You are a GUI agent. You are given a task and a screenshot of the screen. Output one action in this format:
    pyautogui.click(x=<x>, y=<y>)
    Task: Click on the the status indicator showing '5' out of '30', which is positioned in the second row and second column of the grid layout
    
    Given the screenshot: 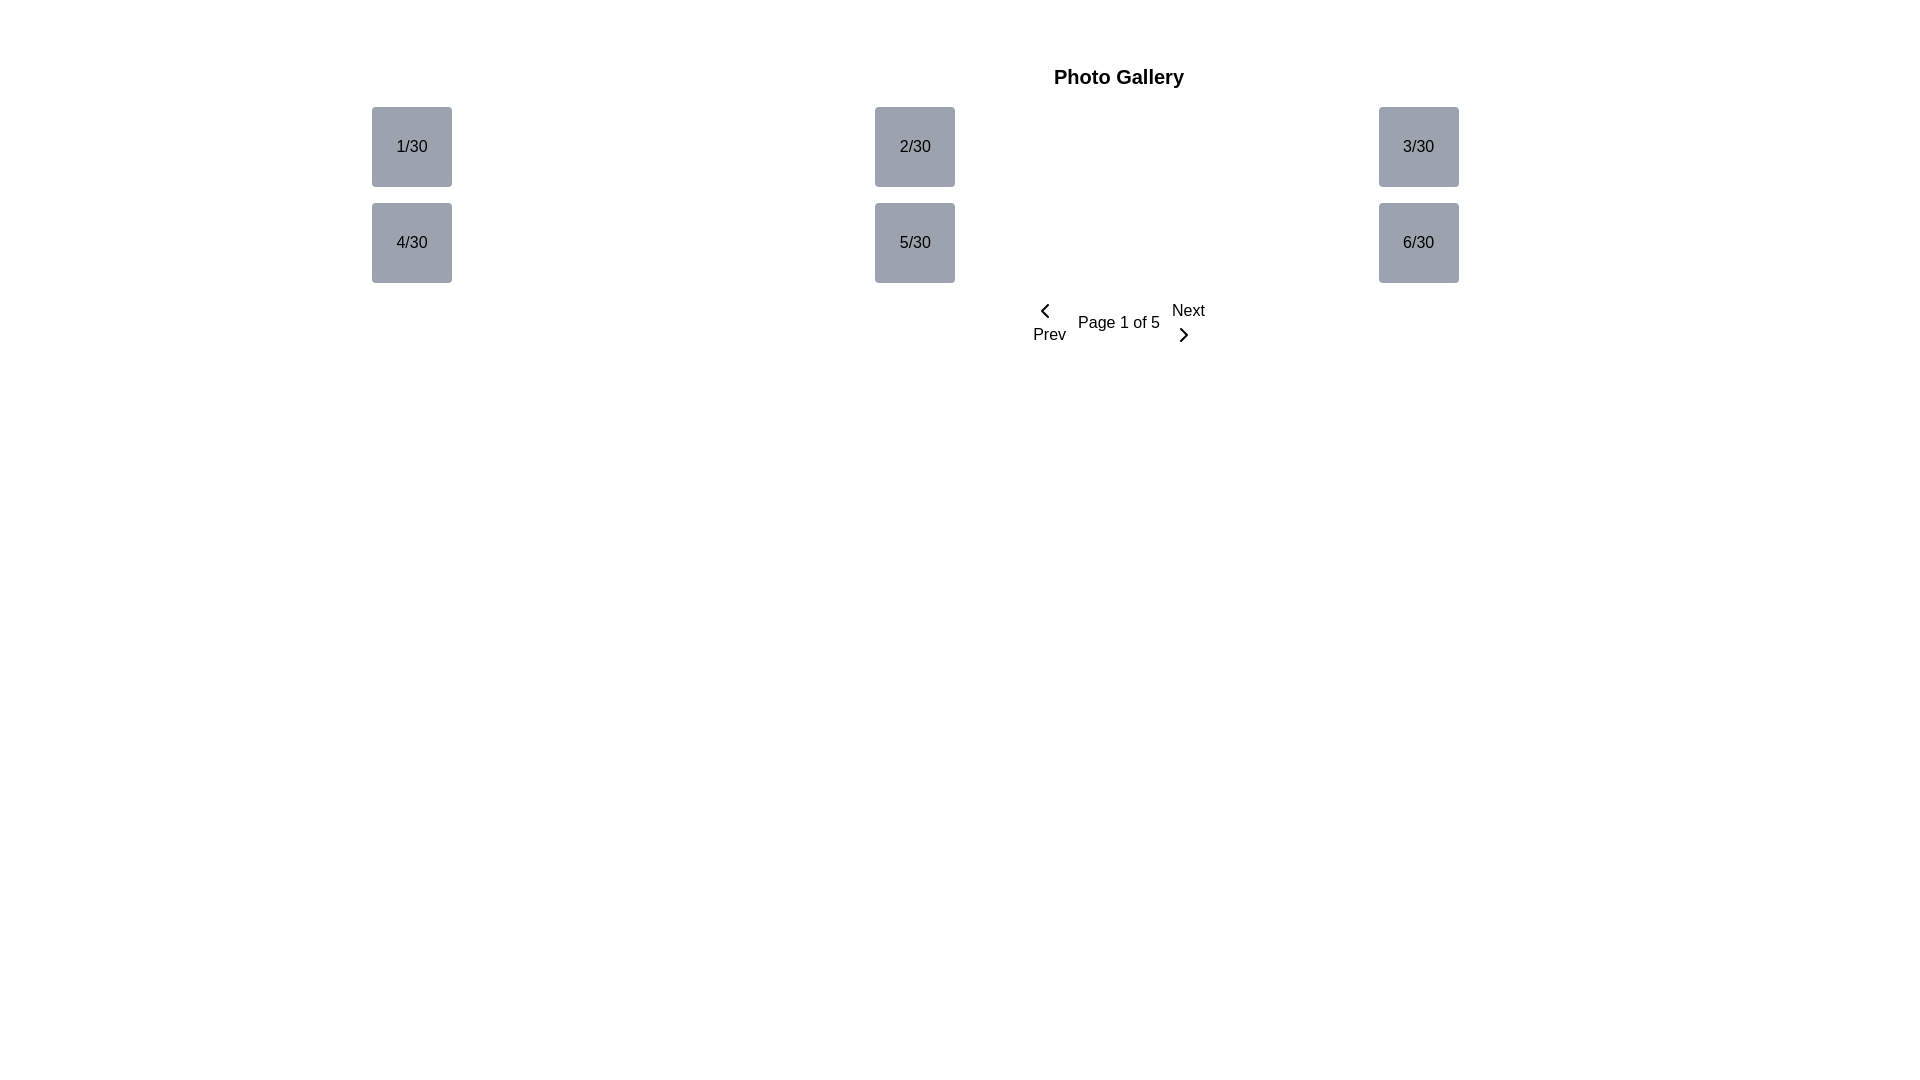 What is the action you would take?
    pyautogui.click(x=914, y=242)
    